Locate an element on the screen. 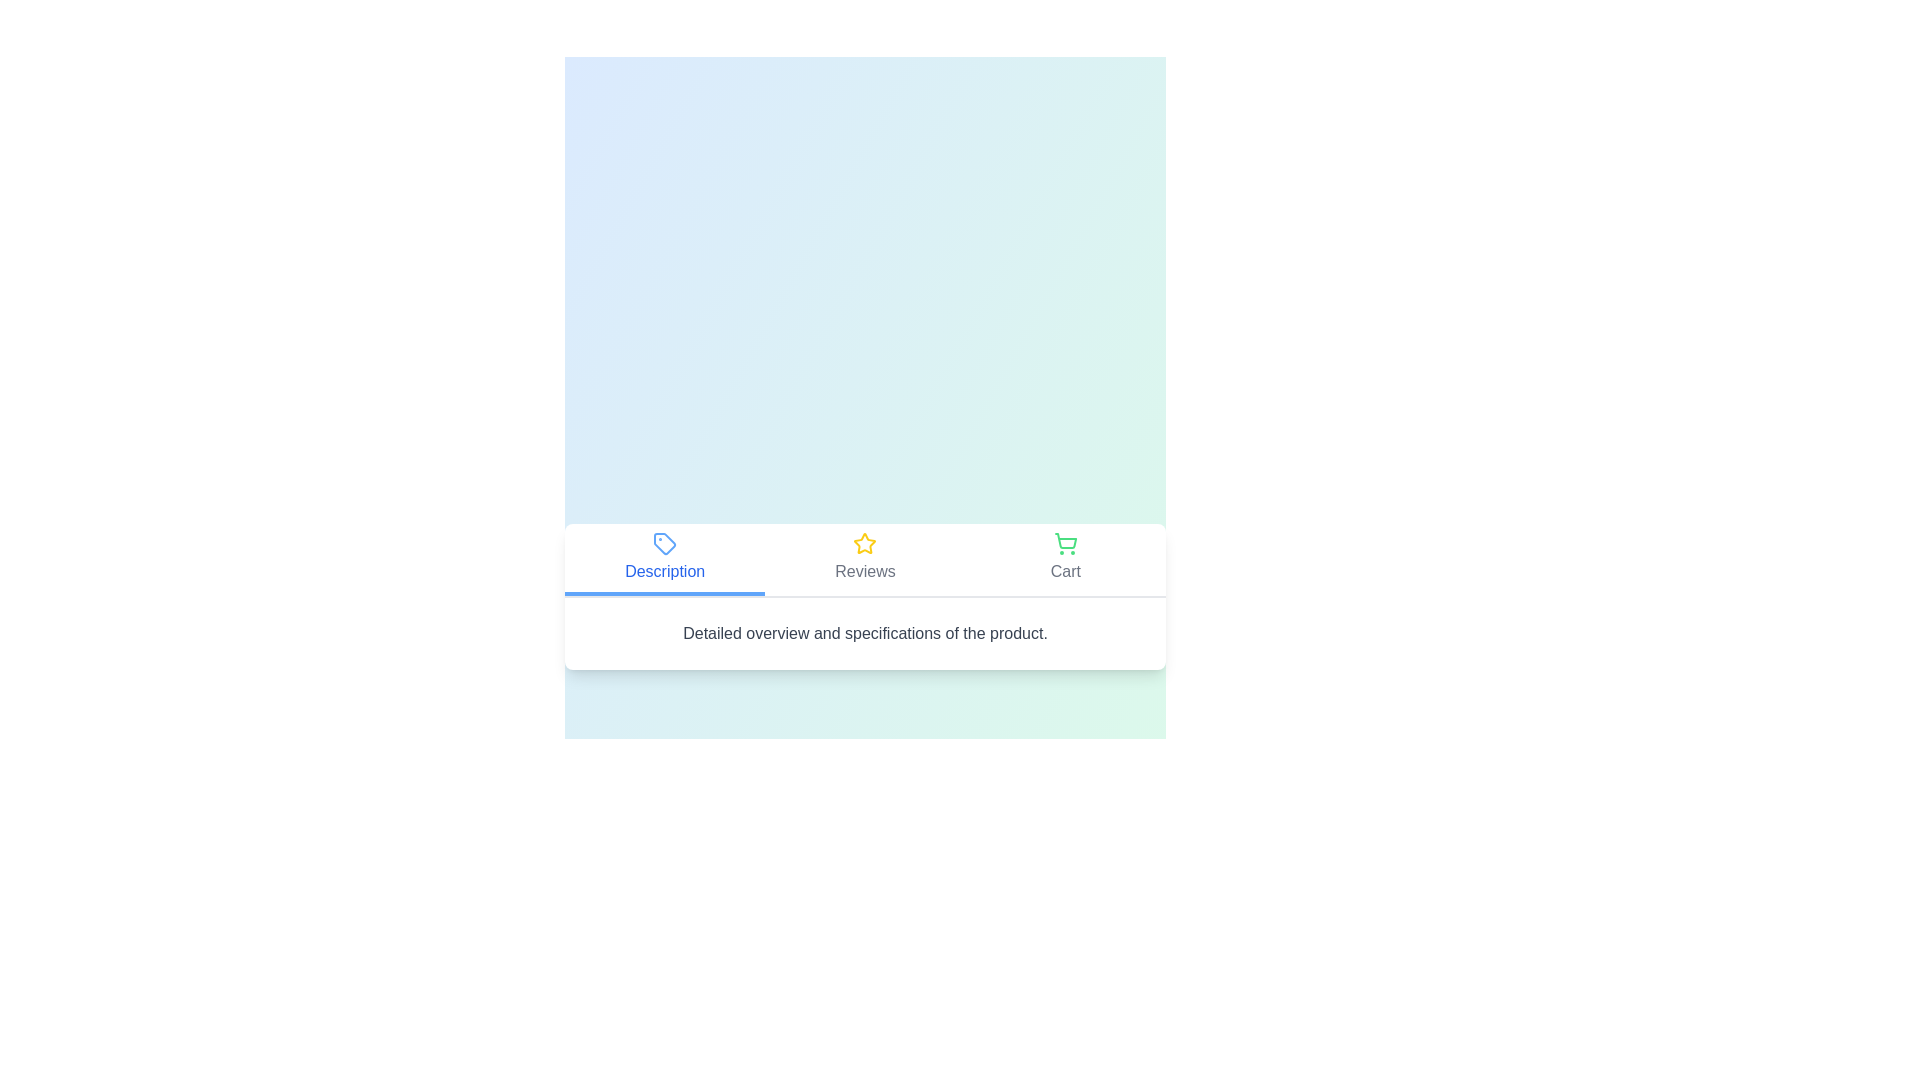 This screenshot has height=1080, width=1920. the Cart tab is located at coordinates (1064, 559).